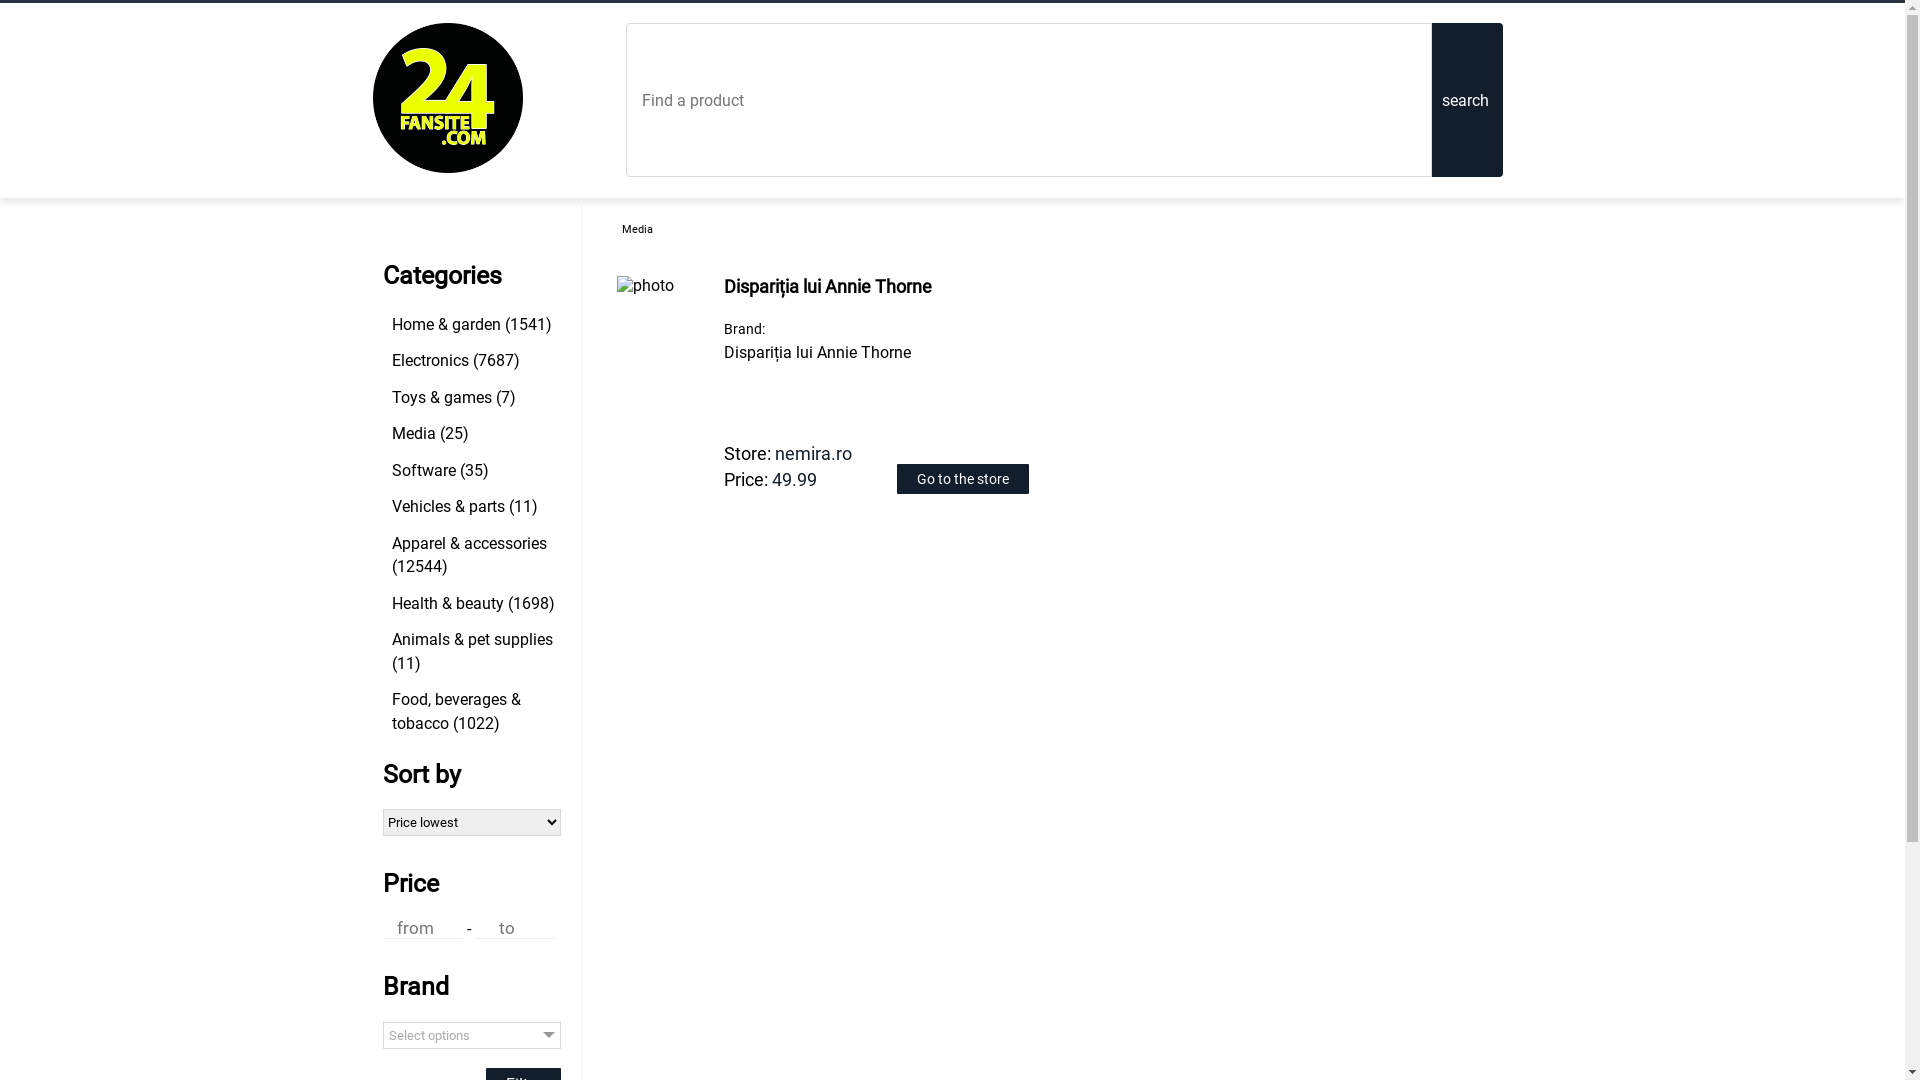 This screenshot has width=1920, height=1080. Describe the element at coordinates (473, 432) in the screenshot. I see `'Media (25)'` at that location.